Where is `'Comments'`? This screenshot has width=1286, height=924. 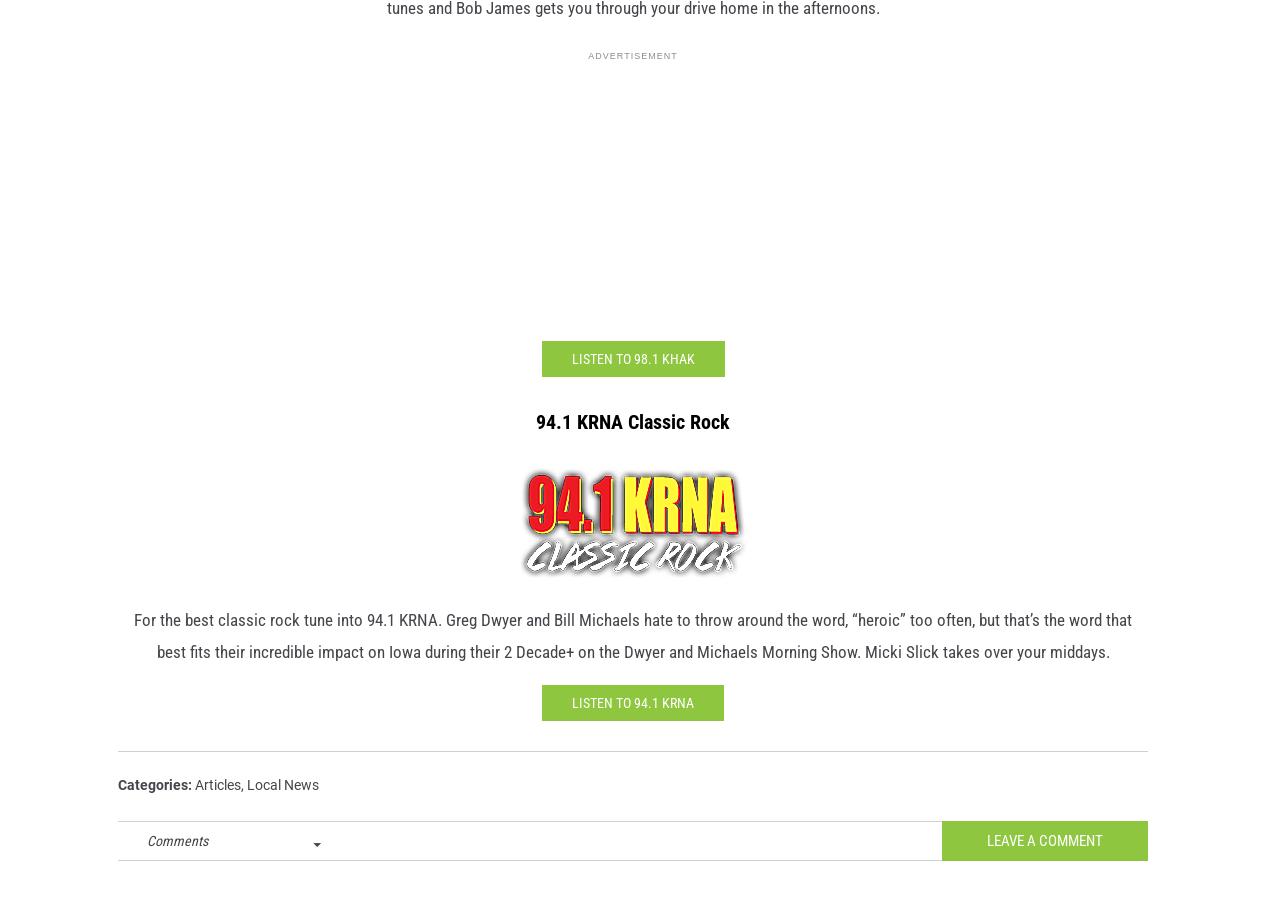
'Comments' is located at coordinates (177, 871).